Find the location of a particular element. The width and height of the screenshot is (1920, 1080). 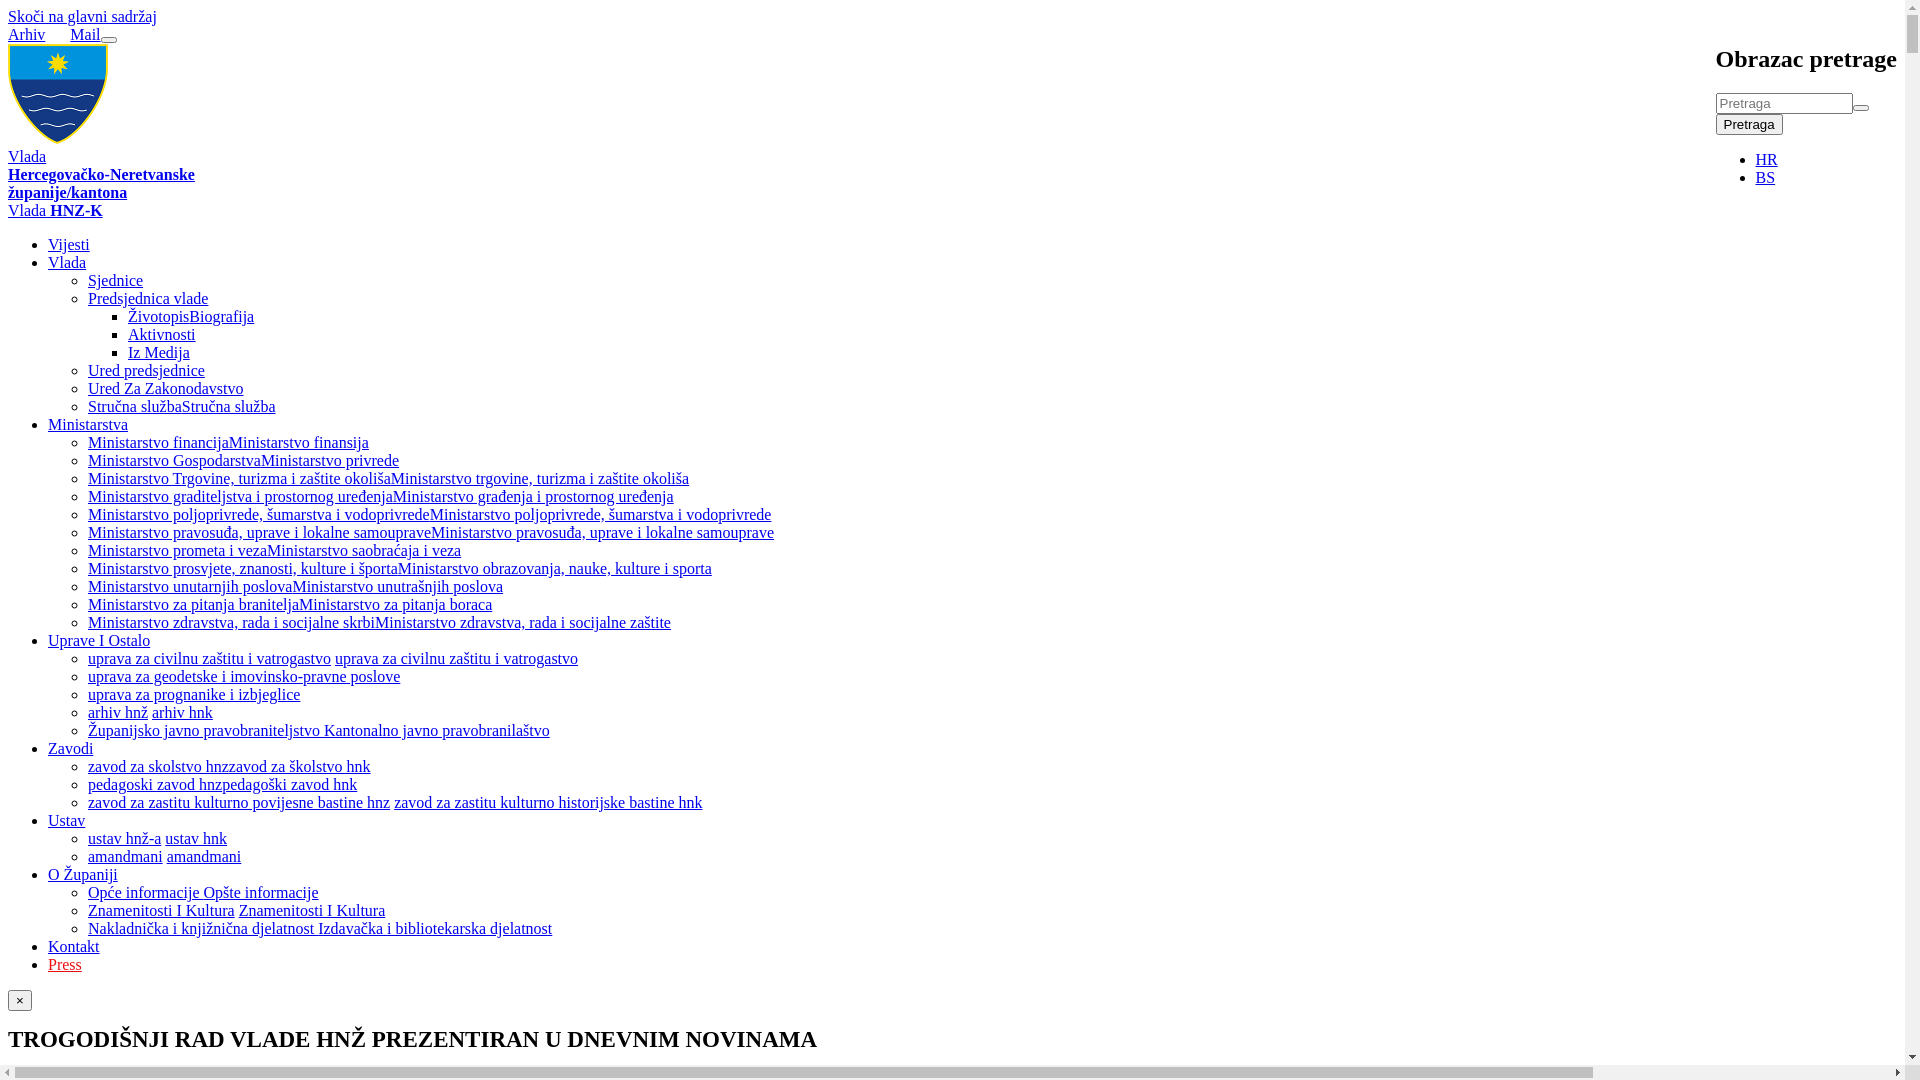

'Arhiv' is located at coordinates (26, 34).